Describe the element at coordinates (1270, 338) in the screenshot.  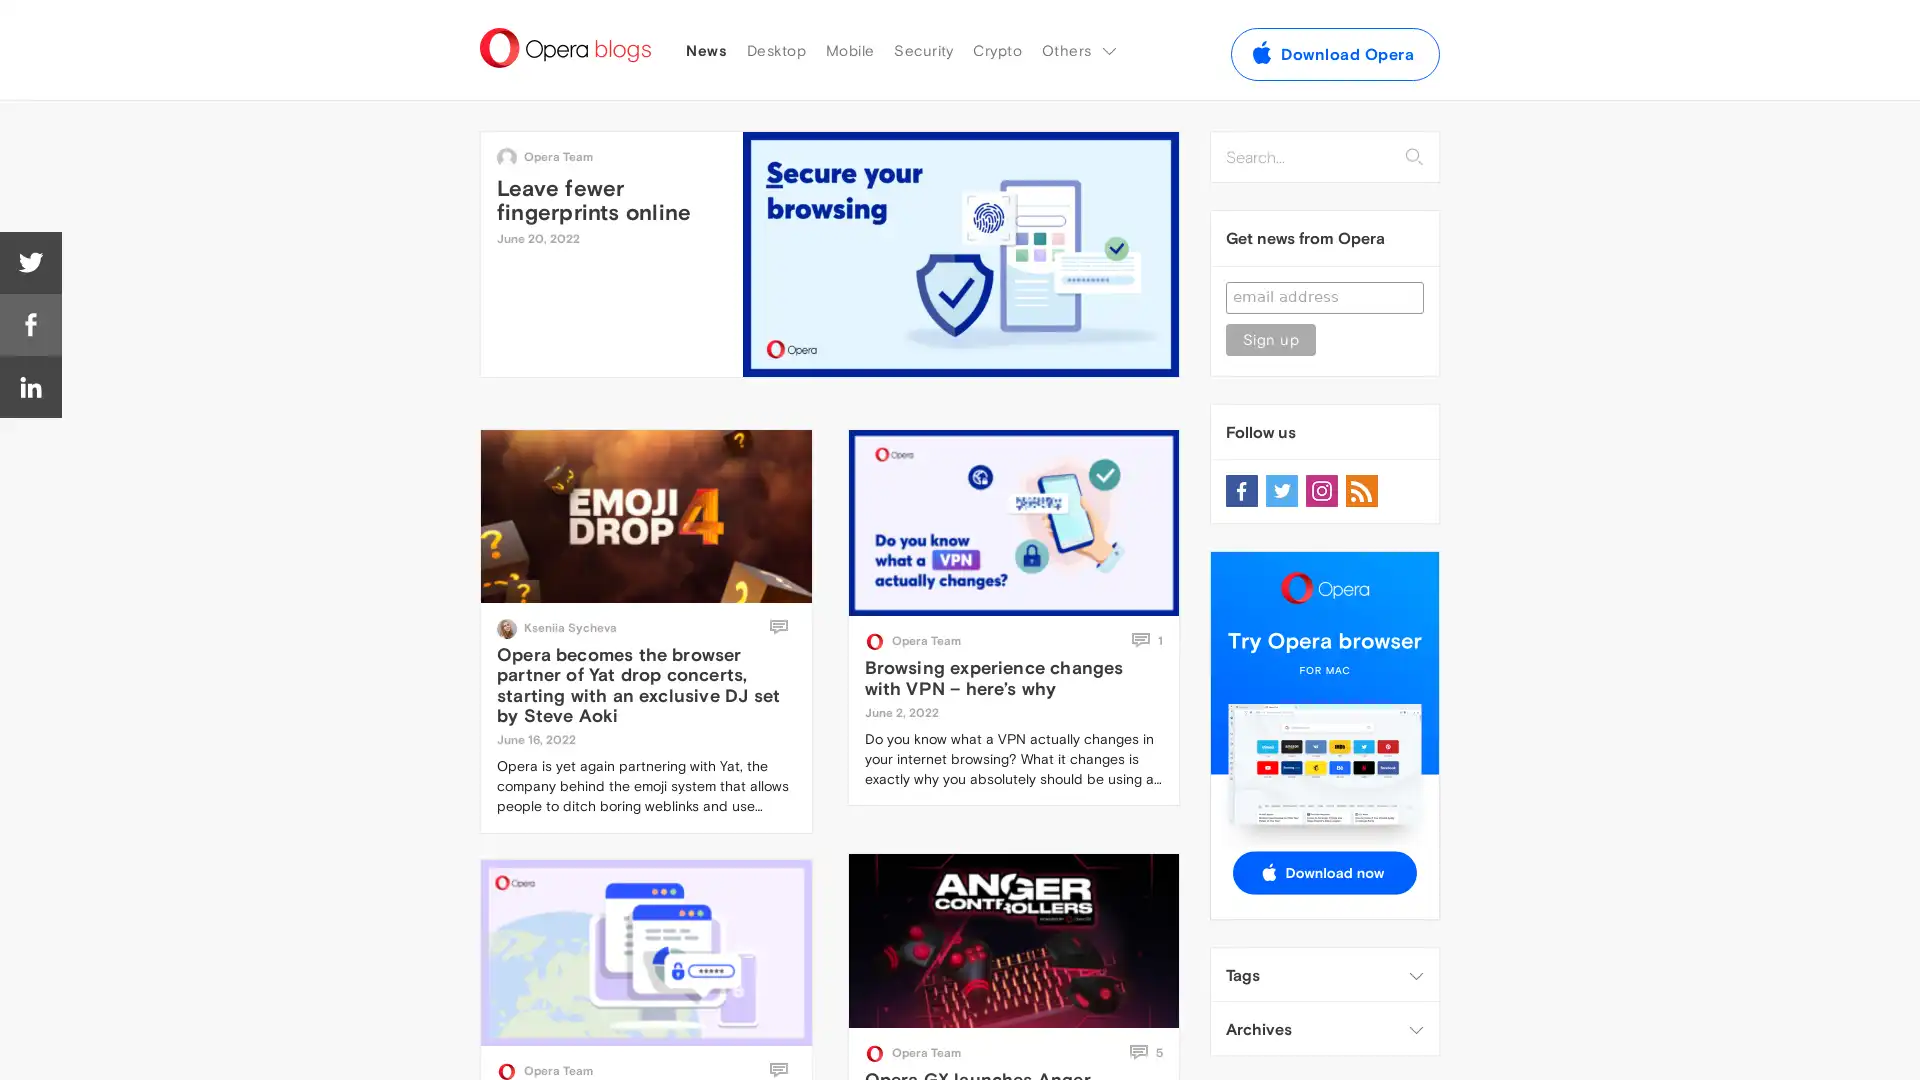
I see `Sign up` at that location.